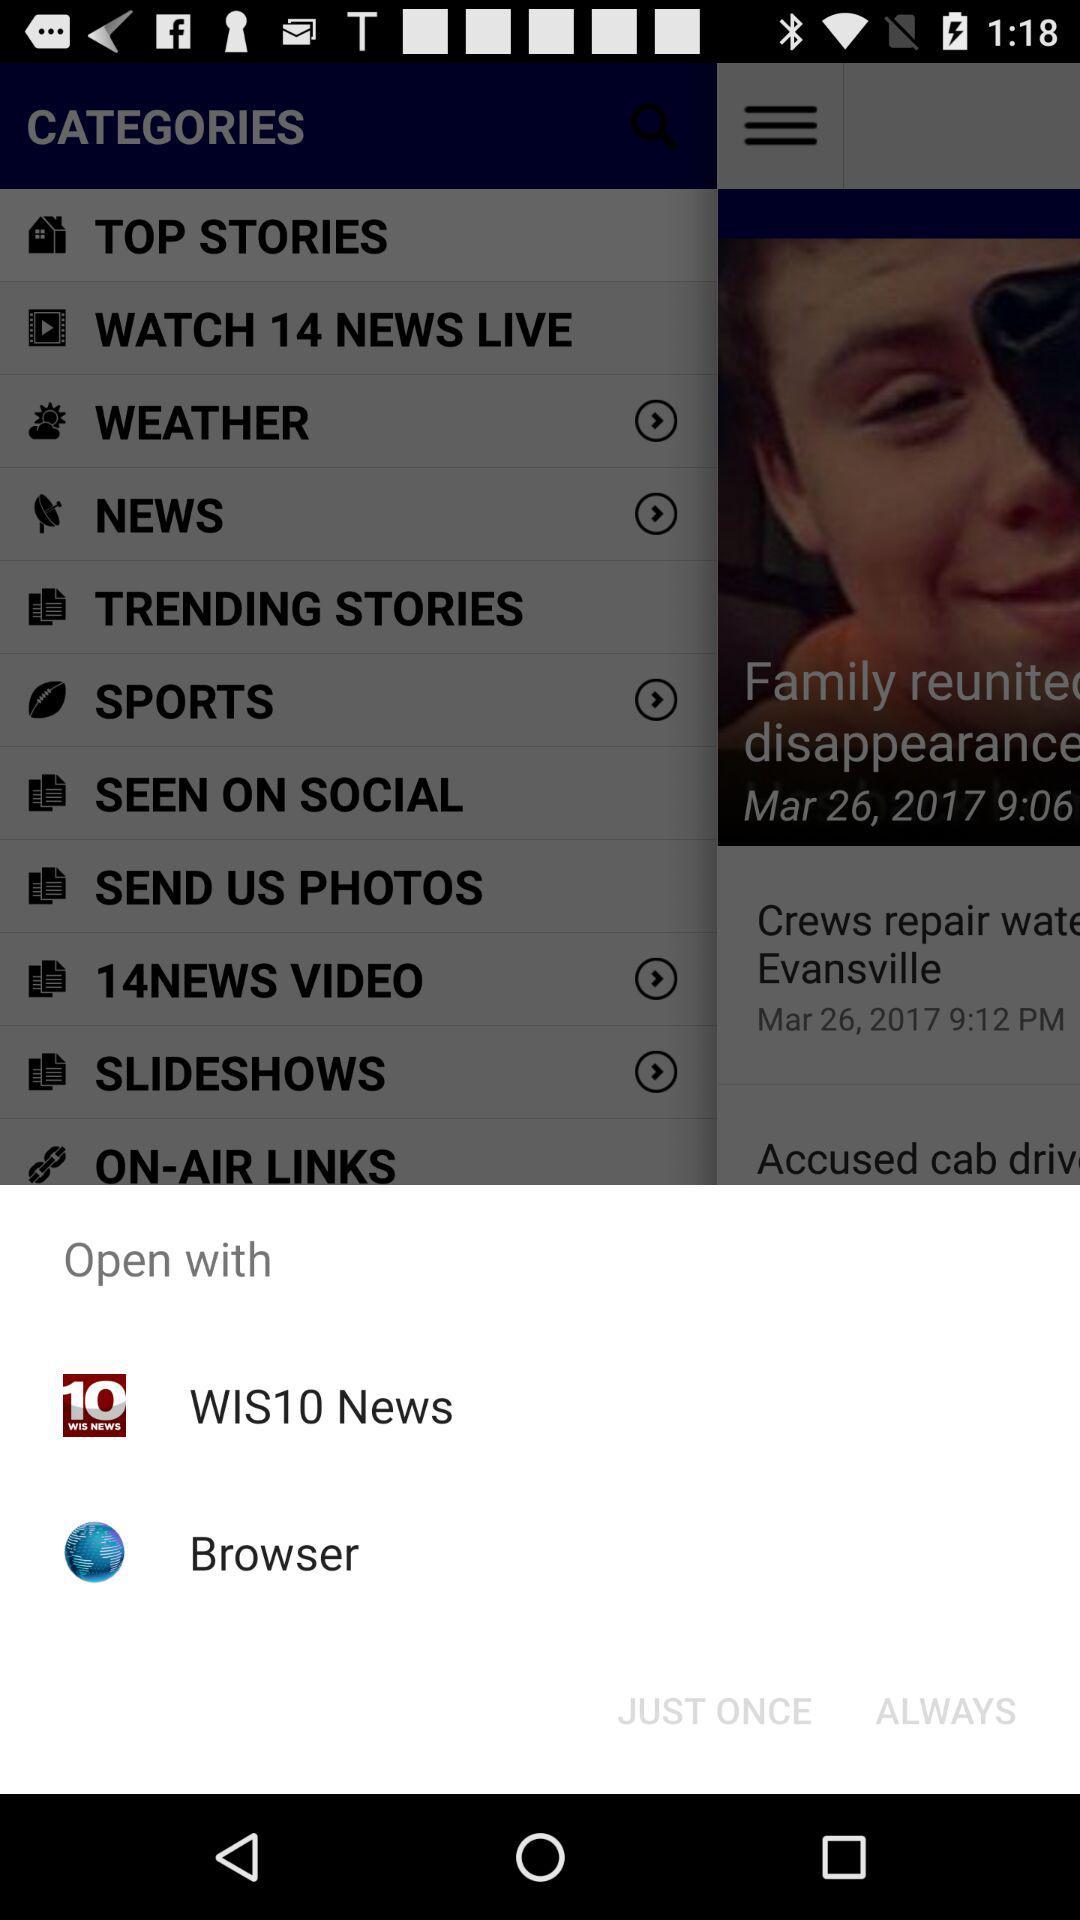 This screenshot has width=1080, height=1920. I want to click on wis10 news icon, so click(320, 1404).